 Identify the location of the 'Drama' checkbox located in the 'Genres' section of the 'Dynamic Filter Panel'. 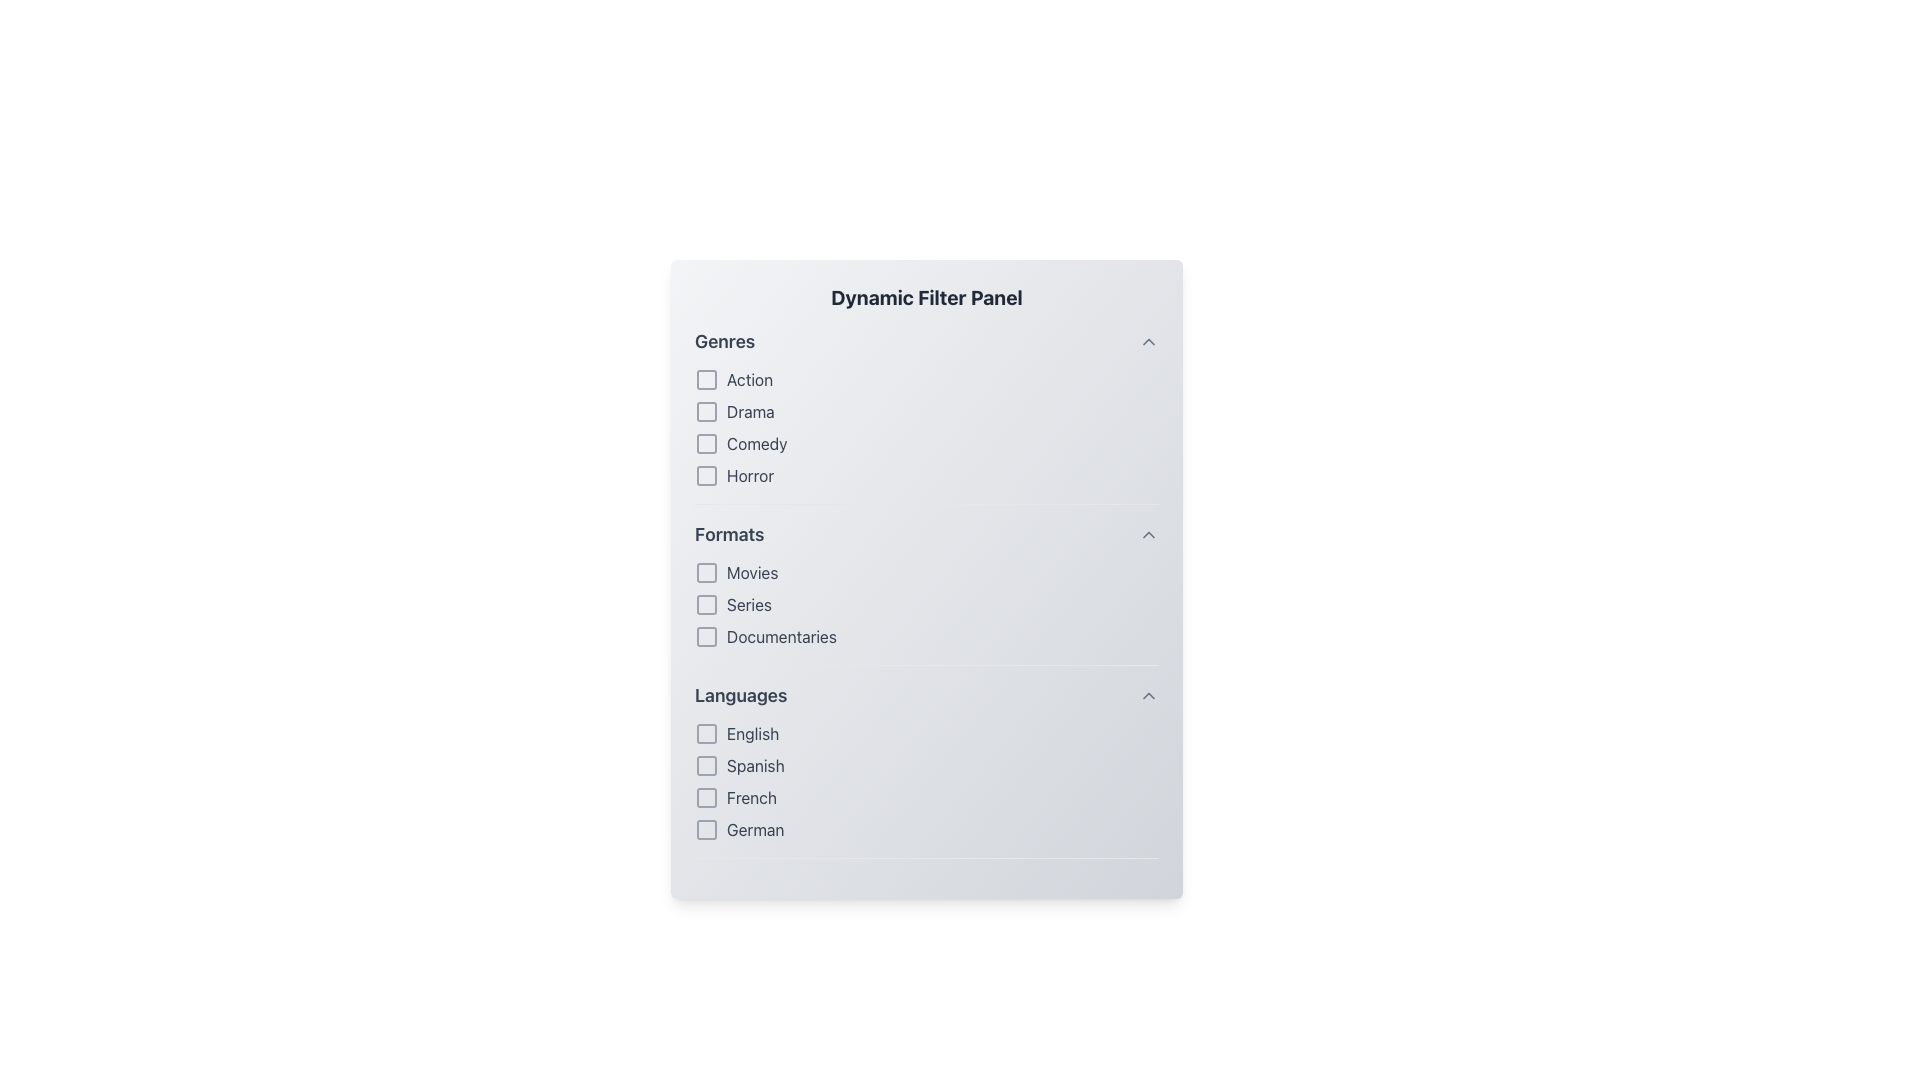
(925, 411).